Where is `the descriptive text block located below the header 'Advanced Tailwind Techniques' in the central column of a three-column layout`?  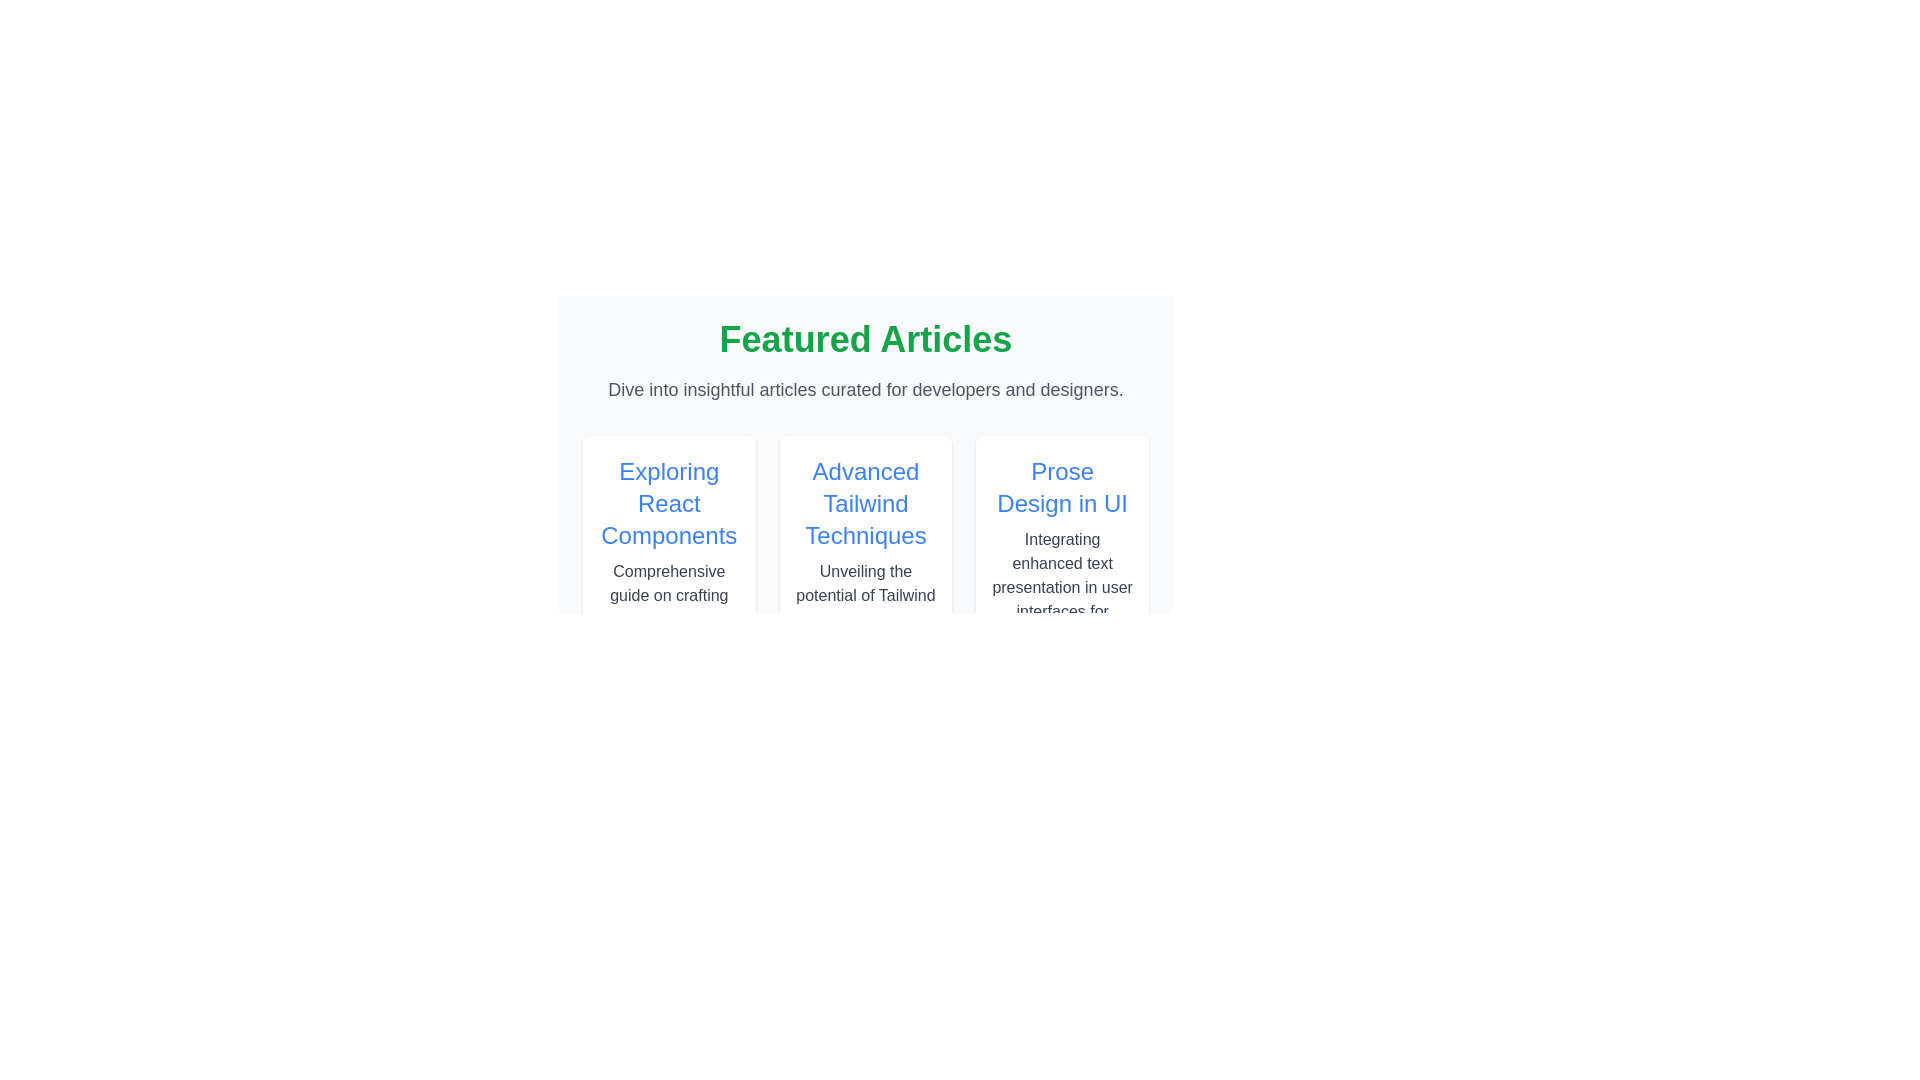
the descriptive text block located below the header 'Advanced Tailwind Techniques' in the central column of a three-column layout is located at coordinates (865, 607).